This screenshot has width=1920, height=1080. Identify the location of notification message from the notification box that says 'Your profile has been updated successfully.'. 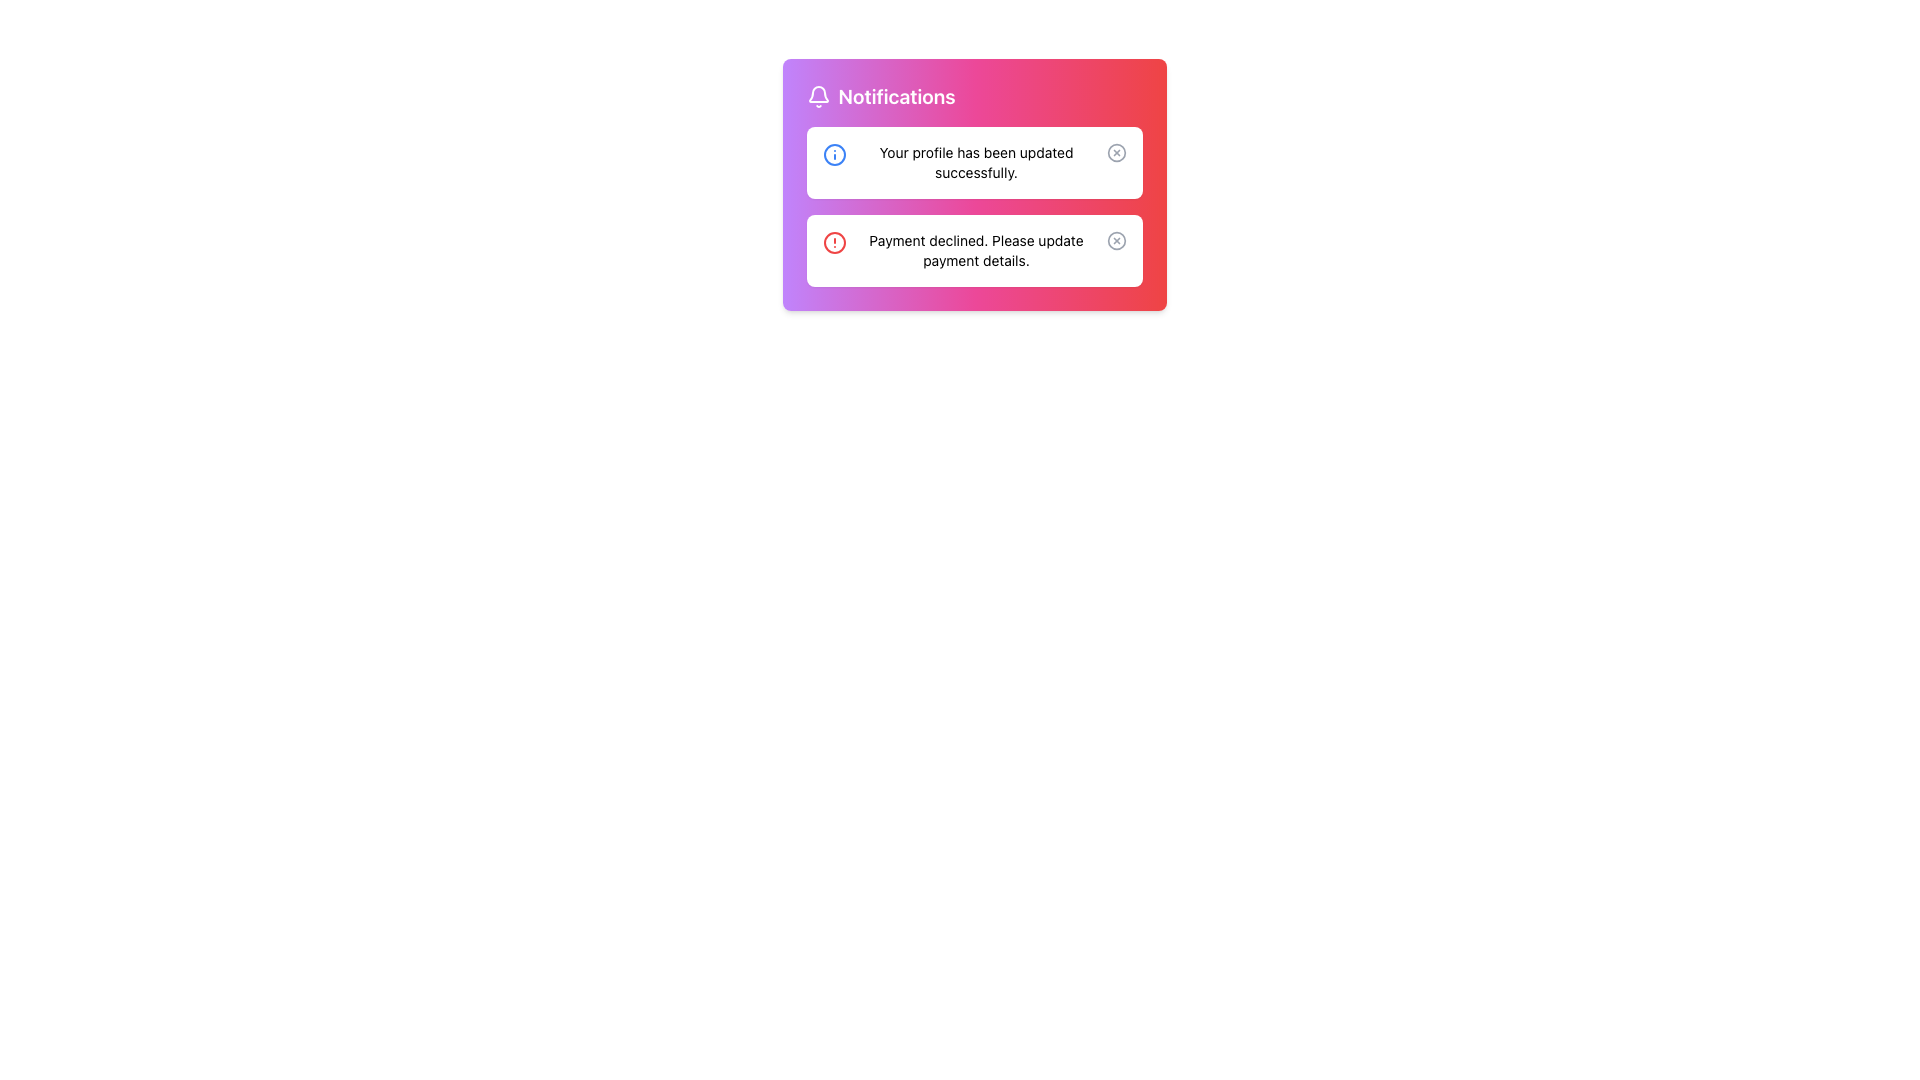
(974, 161).